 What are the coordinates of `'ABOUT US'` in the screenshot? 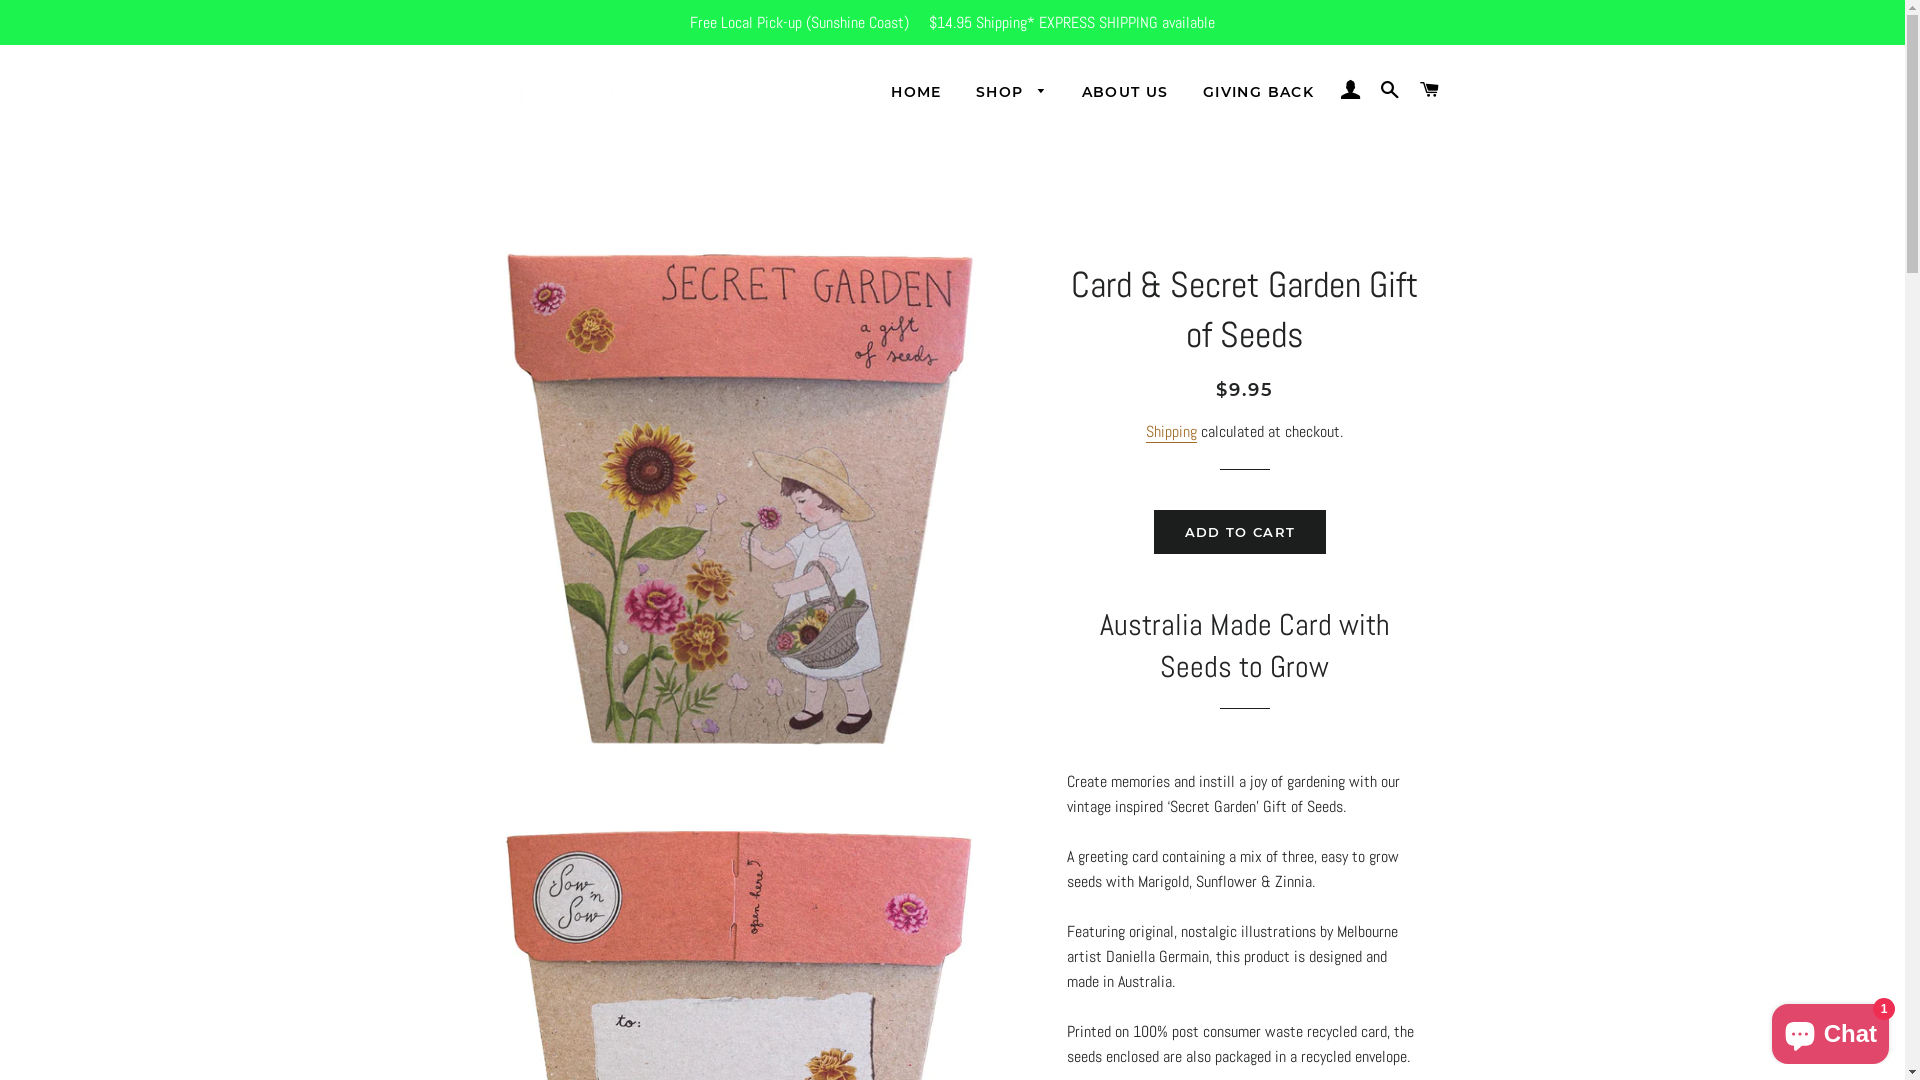 It's located at (1125, 92).